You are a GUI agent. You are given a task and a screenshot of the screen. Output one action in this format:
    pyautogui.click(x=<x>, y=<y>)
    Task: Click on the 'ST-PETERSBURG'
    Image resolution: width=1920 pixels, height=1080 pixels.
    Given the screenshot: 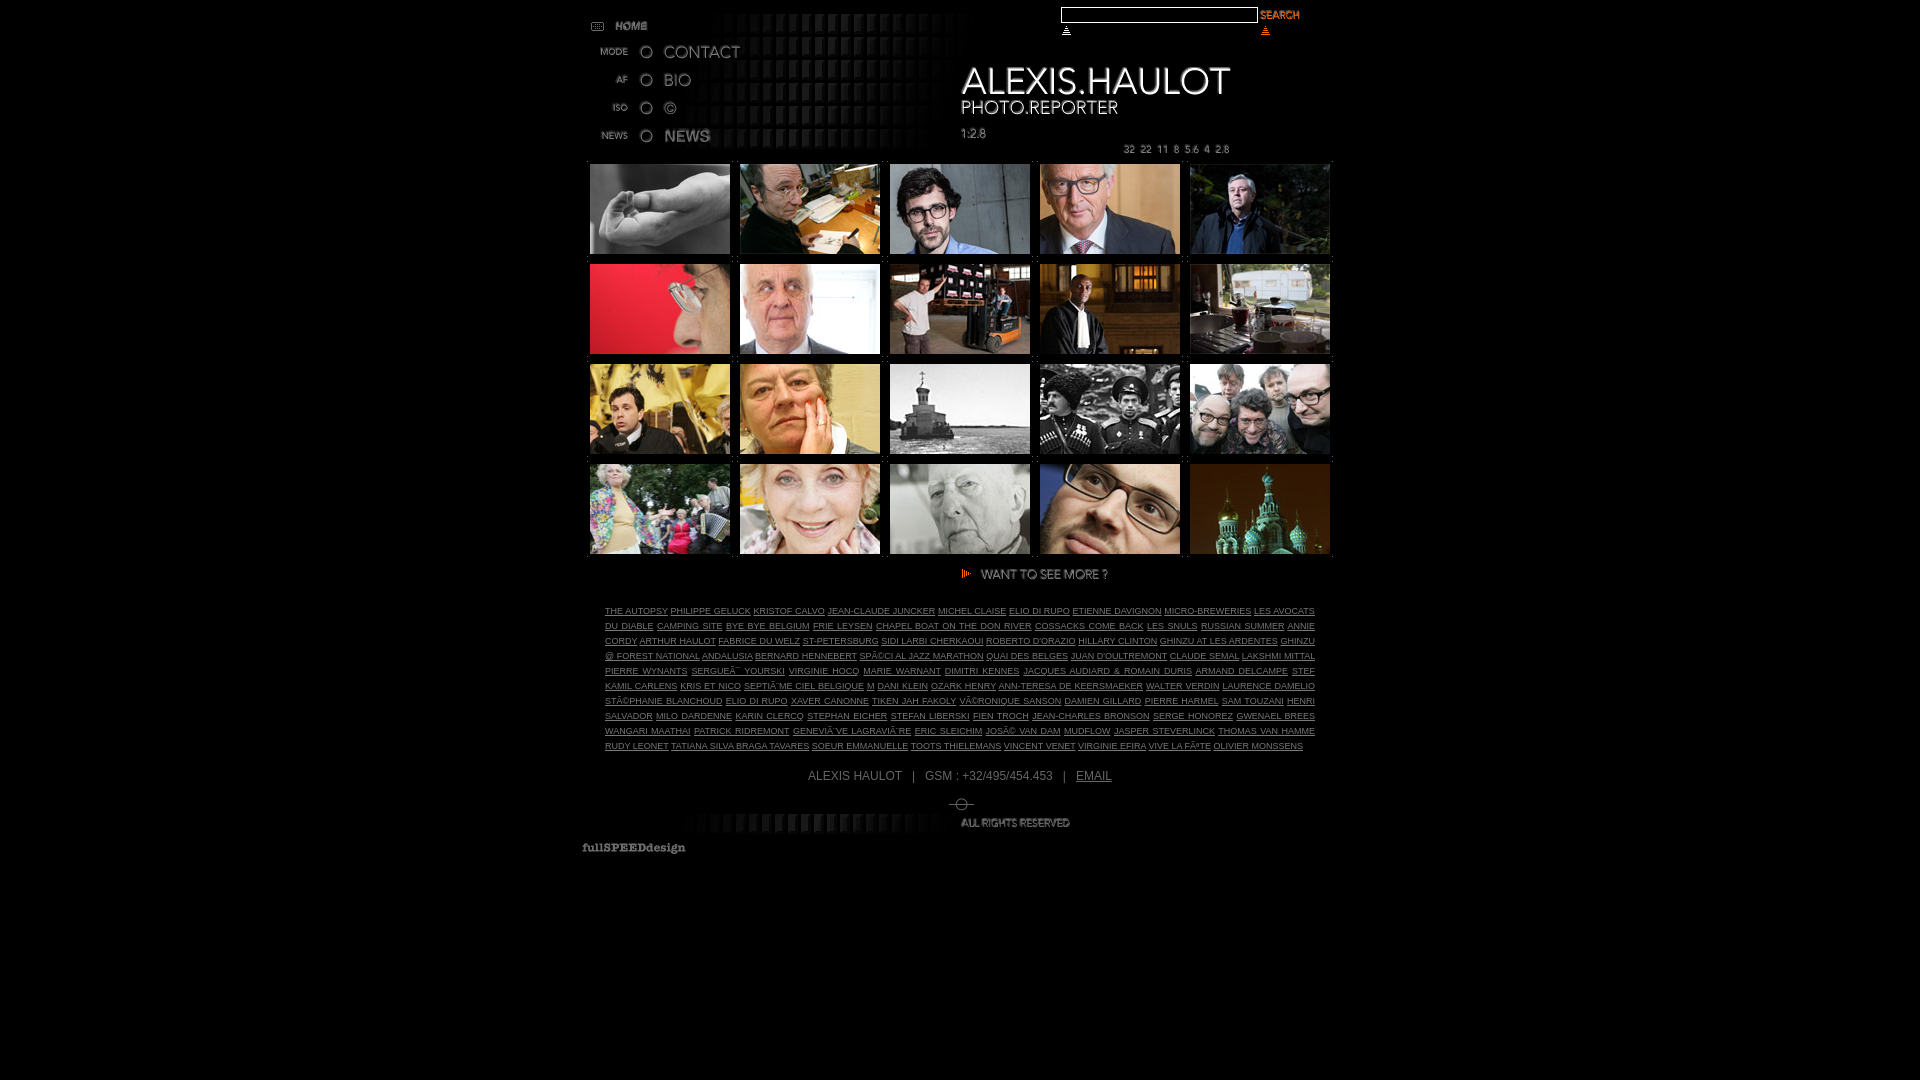 What is the action you would take?
    pyautogui.click(x=840, y=640)
    